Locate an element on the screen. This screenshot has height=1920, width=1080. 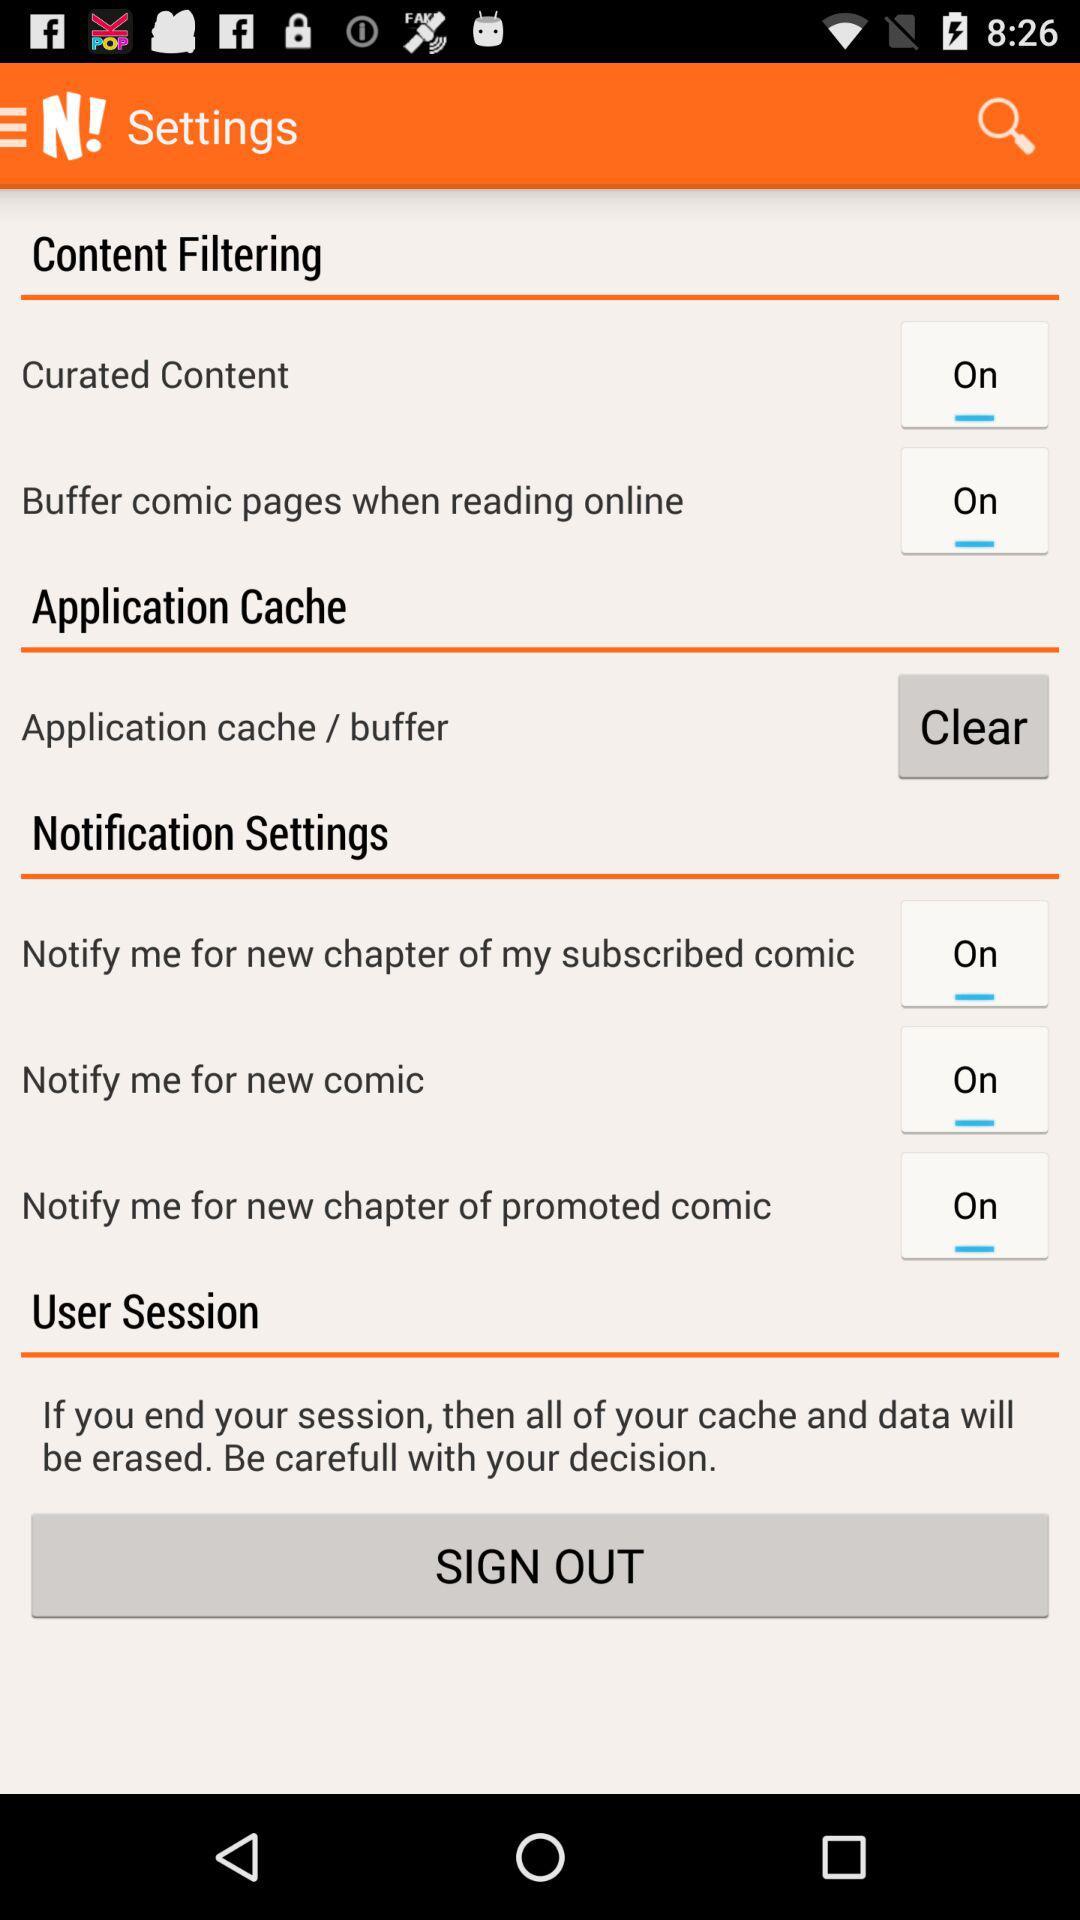
the item to the right of the application cache / buffer icon is located at coordinates (972, 724).